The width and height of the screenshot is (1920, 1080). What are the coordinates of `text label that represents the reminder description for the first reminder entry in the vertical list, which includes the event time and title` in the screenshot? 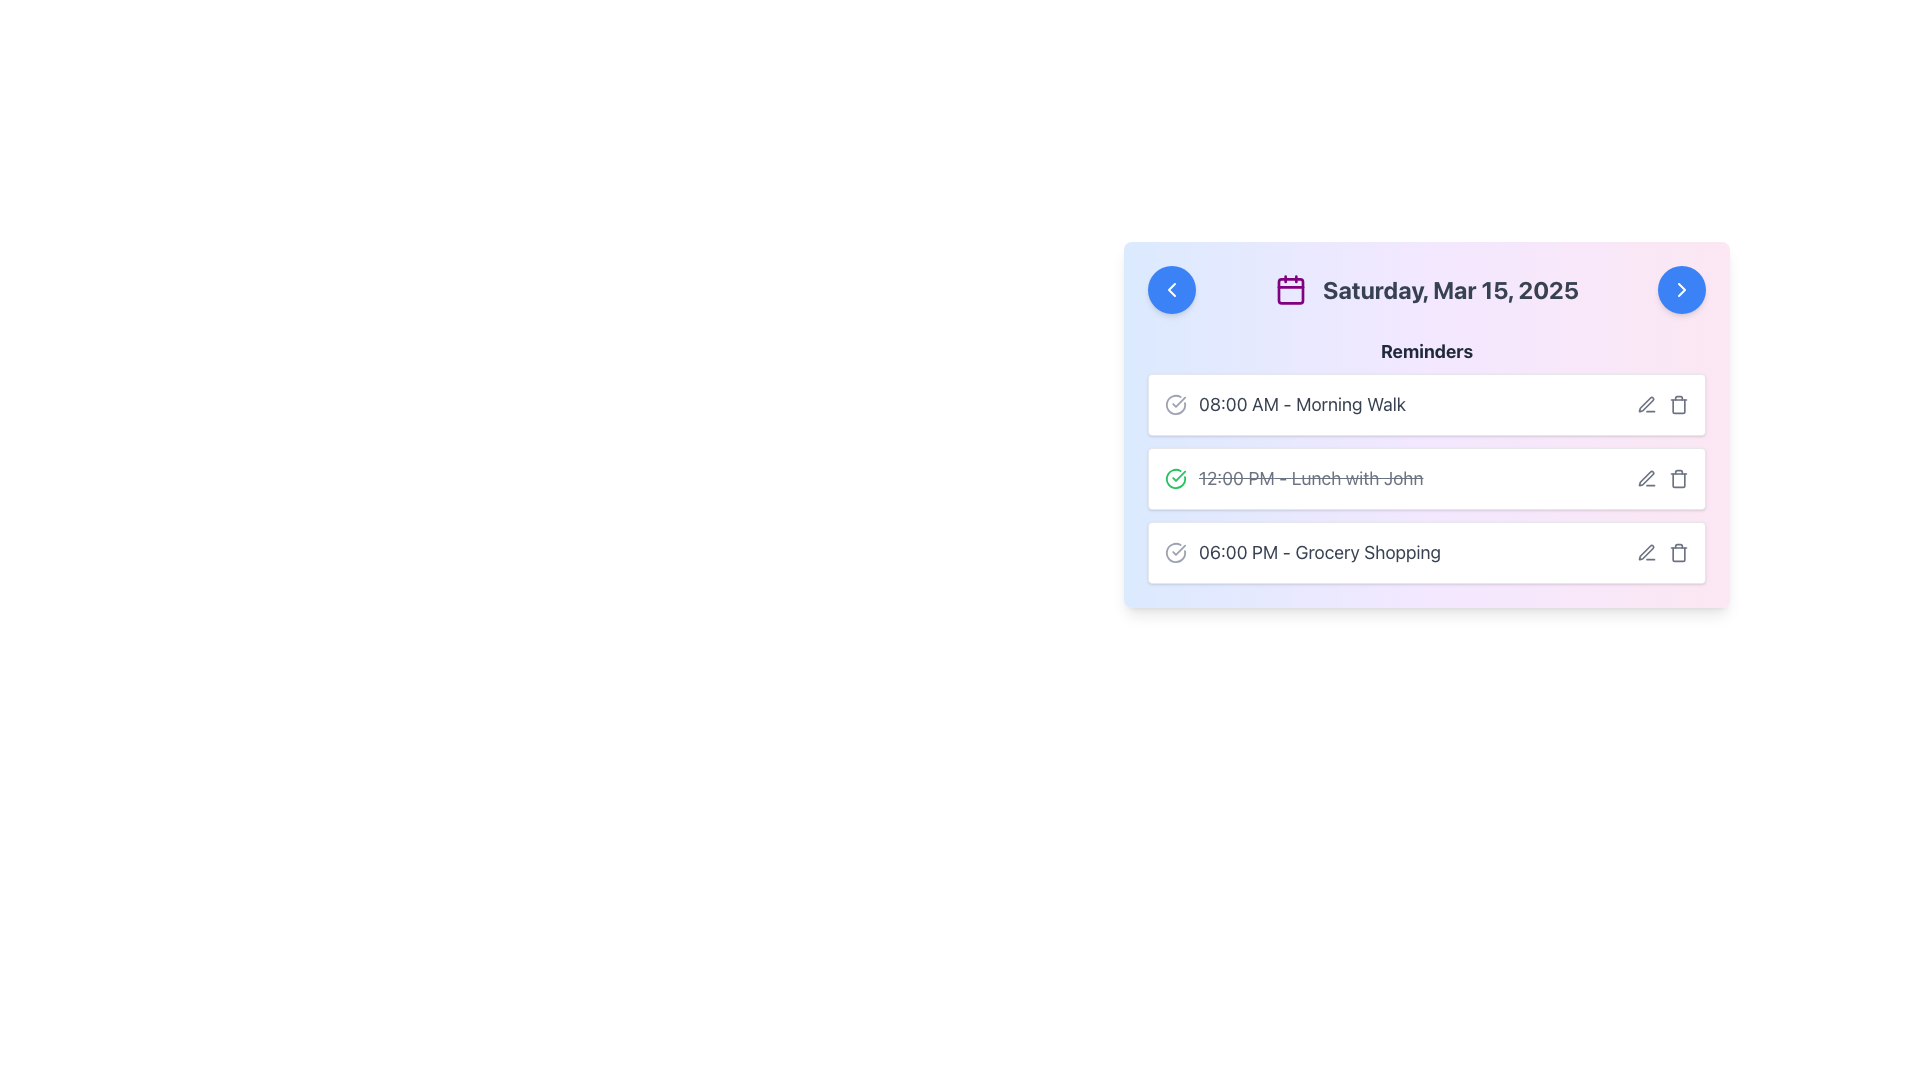 It's located at (1302, 405).